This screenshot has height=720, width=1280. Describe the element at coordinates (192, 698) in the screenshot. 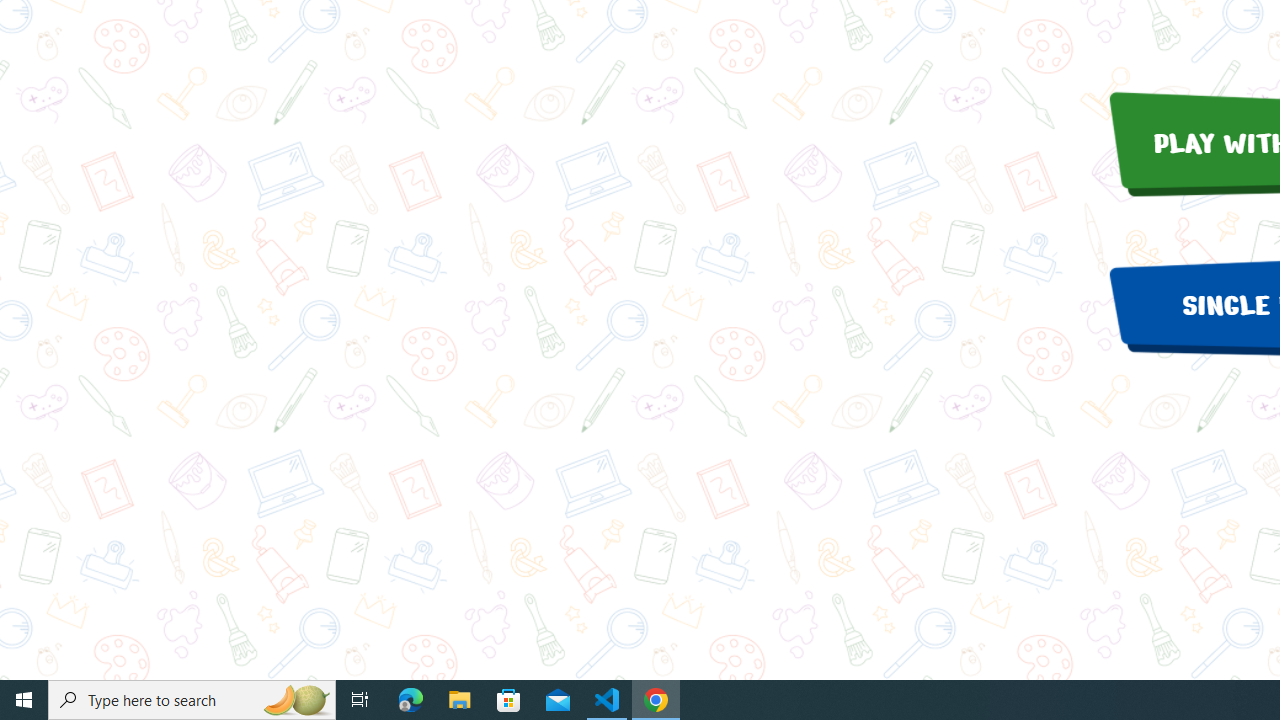

I see `'Type here to search'` at that location.